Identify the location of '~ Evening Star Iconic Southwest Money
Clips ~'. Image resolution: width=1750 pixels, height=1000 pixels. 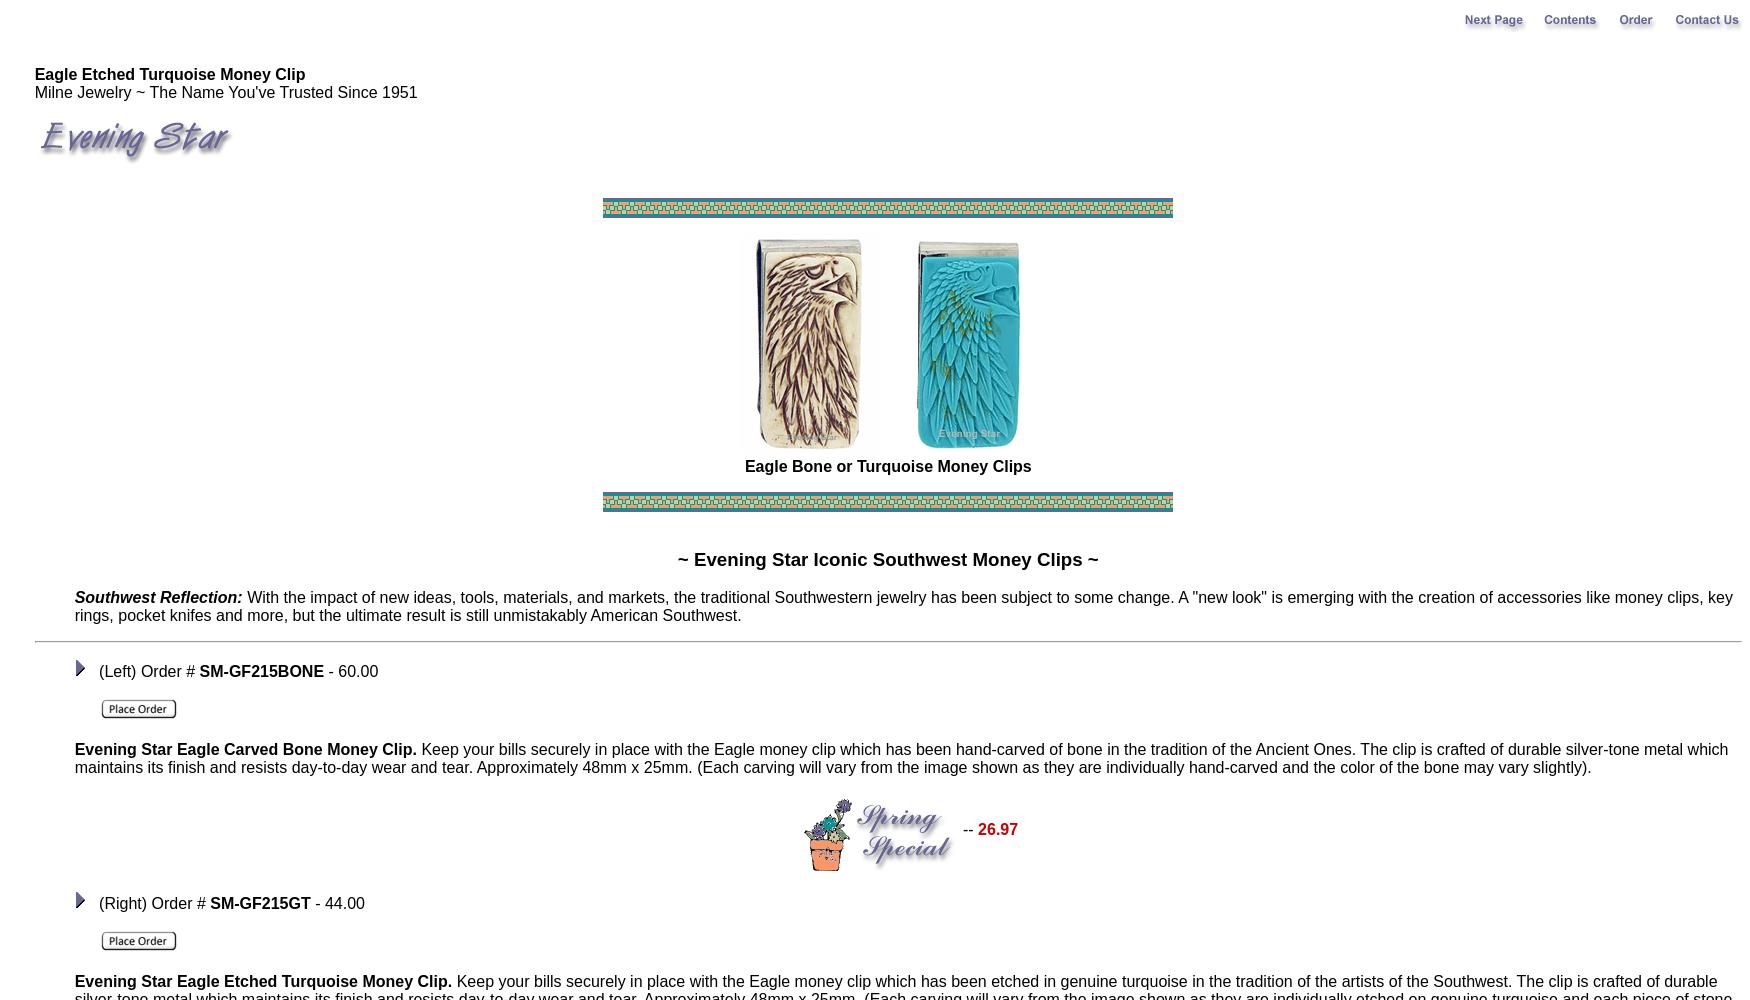
(886, 558).